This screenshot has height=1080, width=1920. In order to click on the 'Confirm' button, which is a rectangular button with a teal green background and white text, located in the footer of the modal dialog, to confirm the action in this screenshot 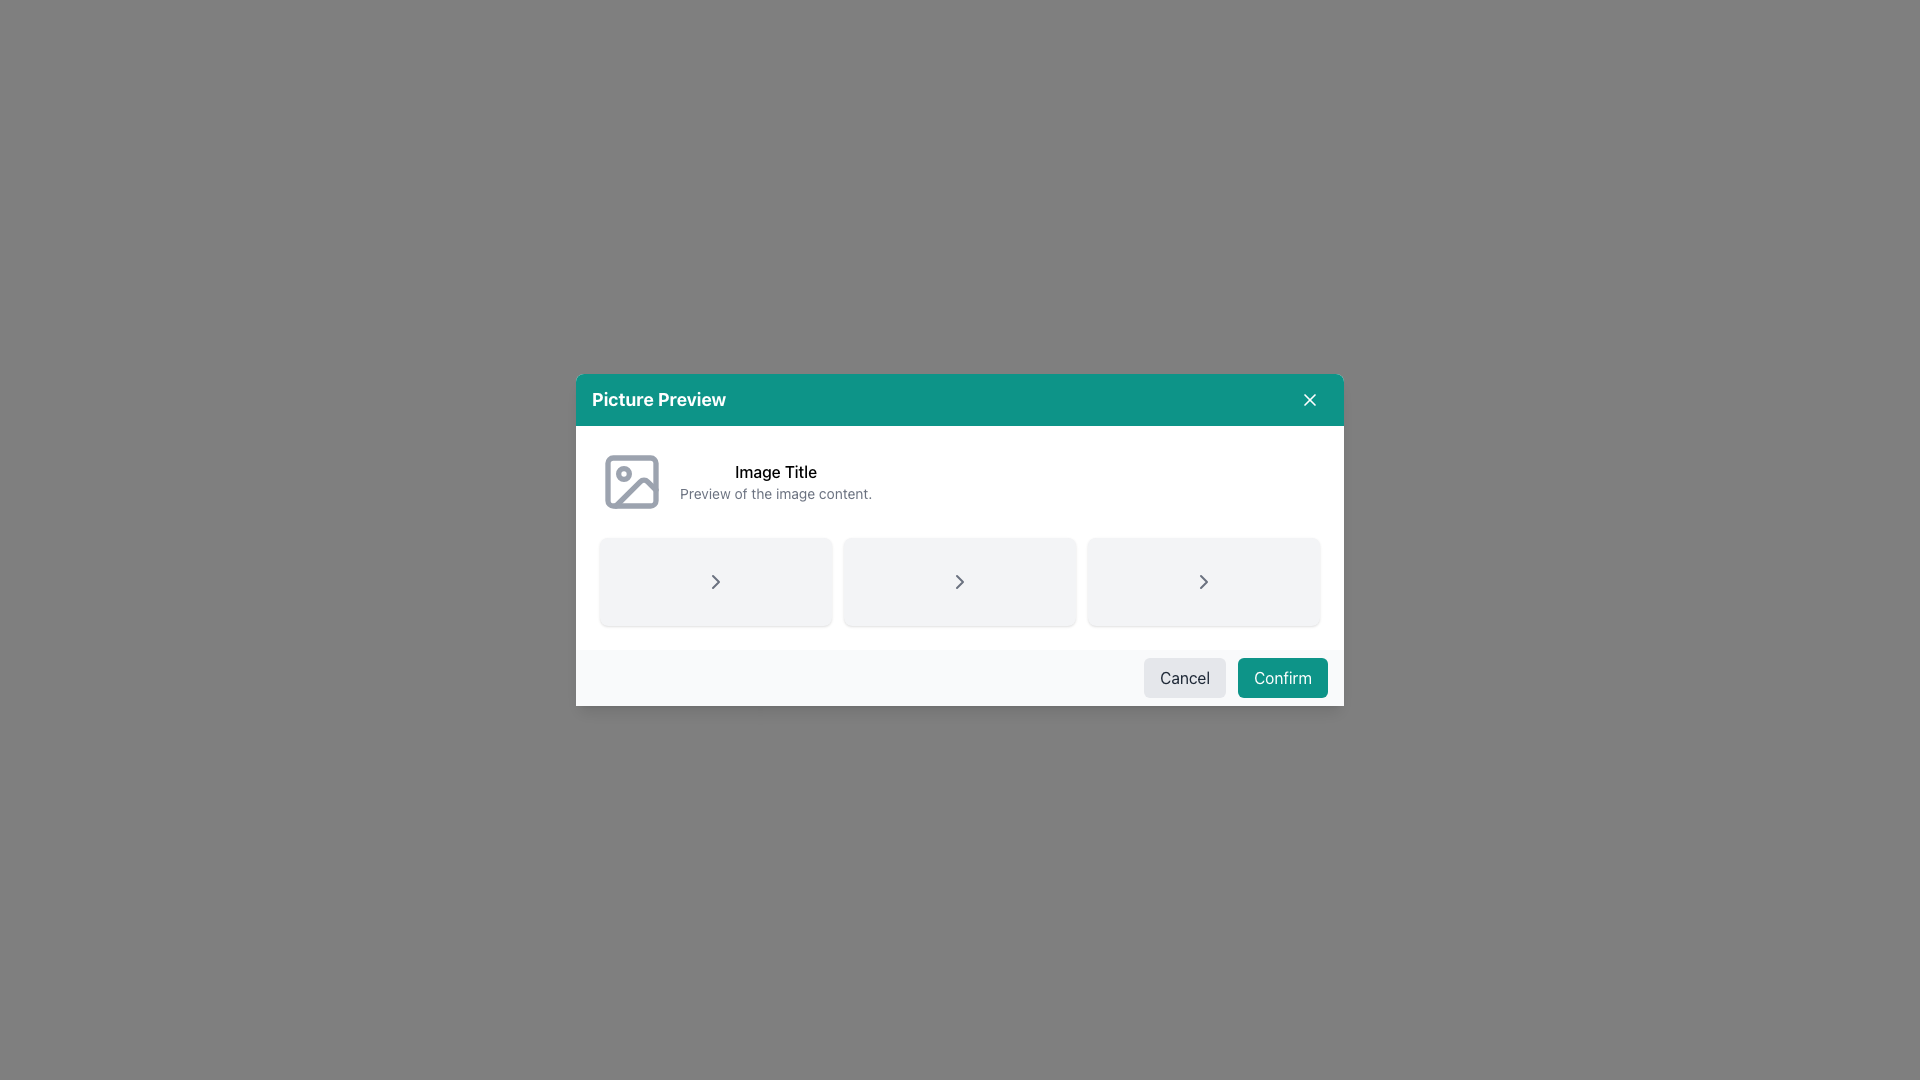, I will do `click(1282, 677)`.